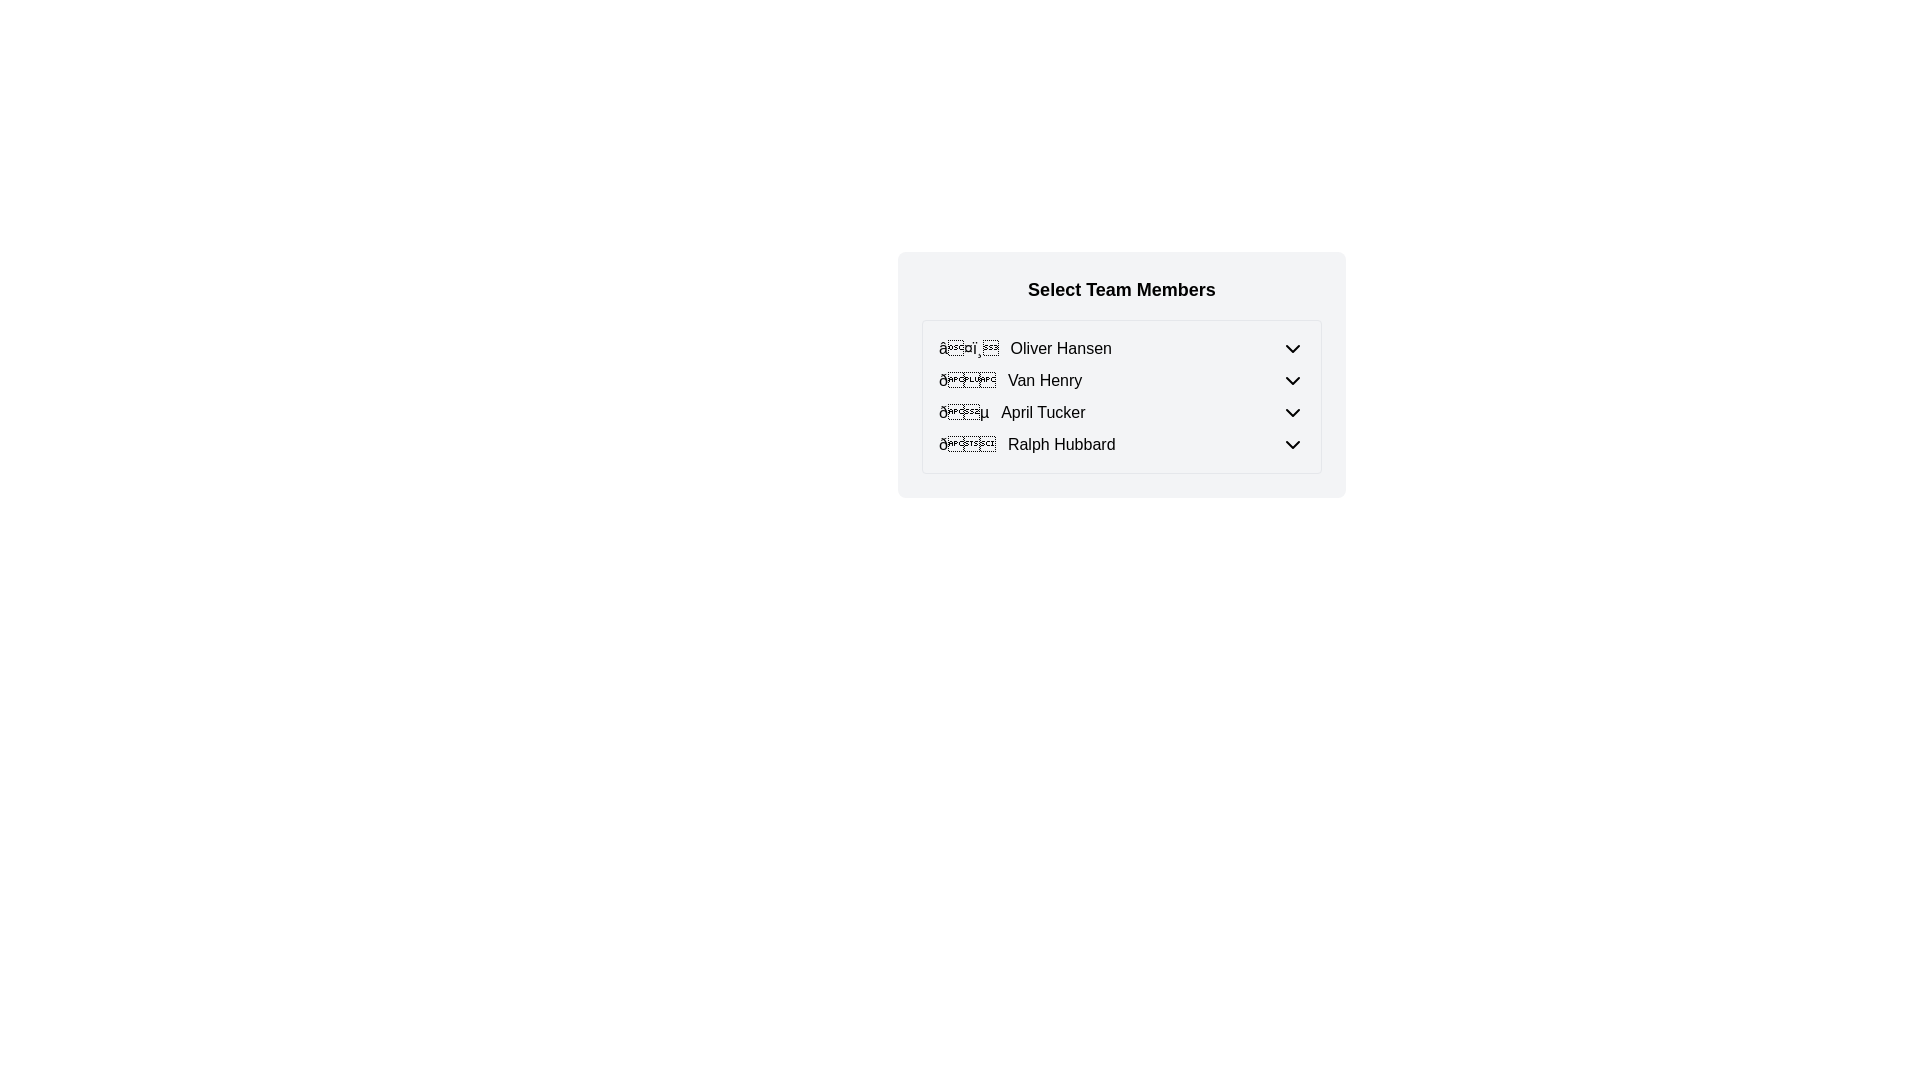  Describe the element at coordinates (1122, 397) in the screenshot. I see `the entry in the selectable list of team members` at that location.